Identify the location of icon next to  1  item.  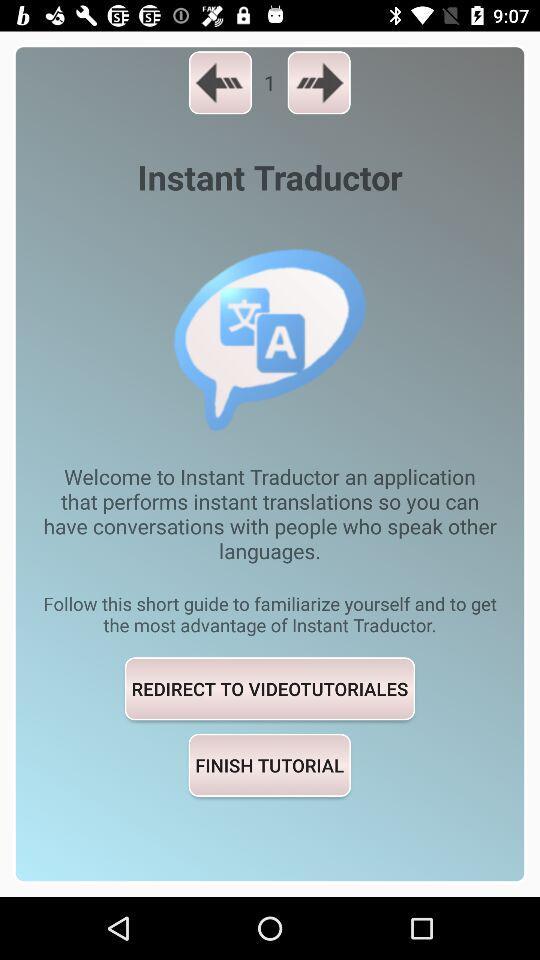
(219, 82).